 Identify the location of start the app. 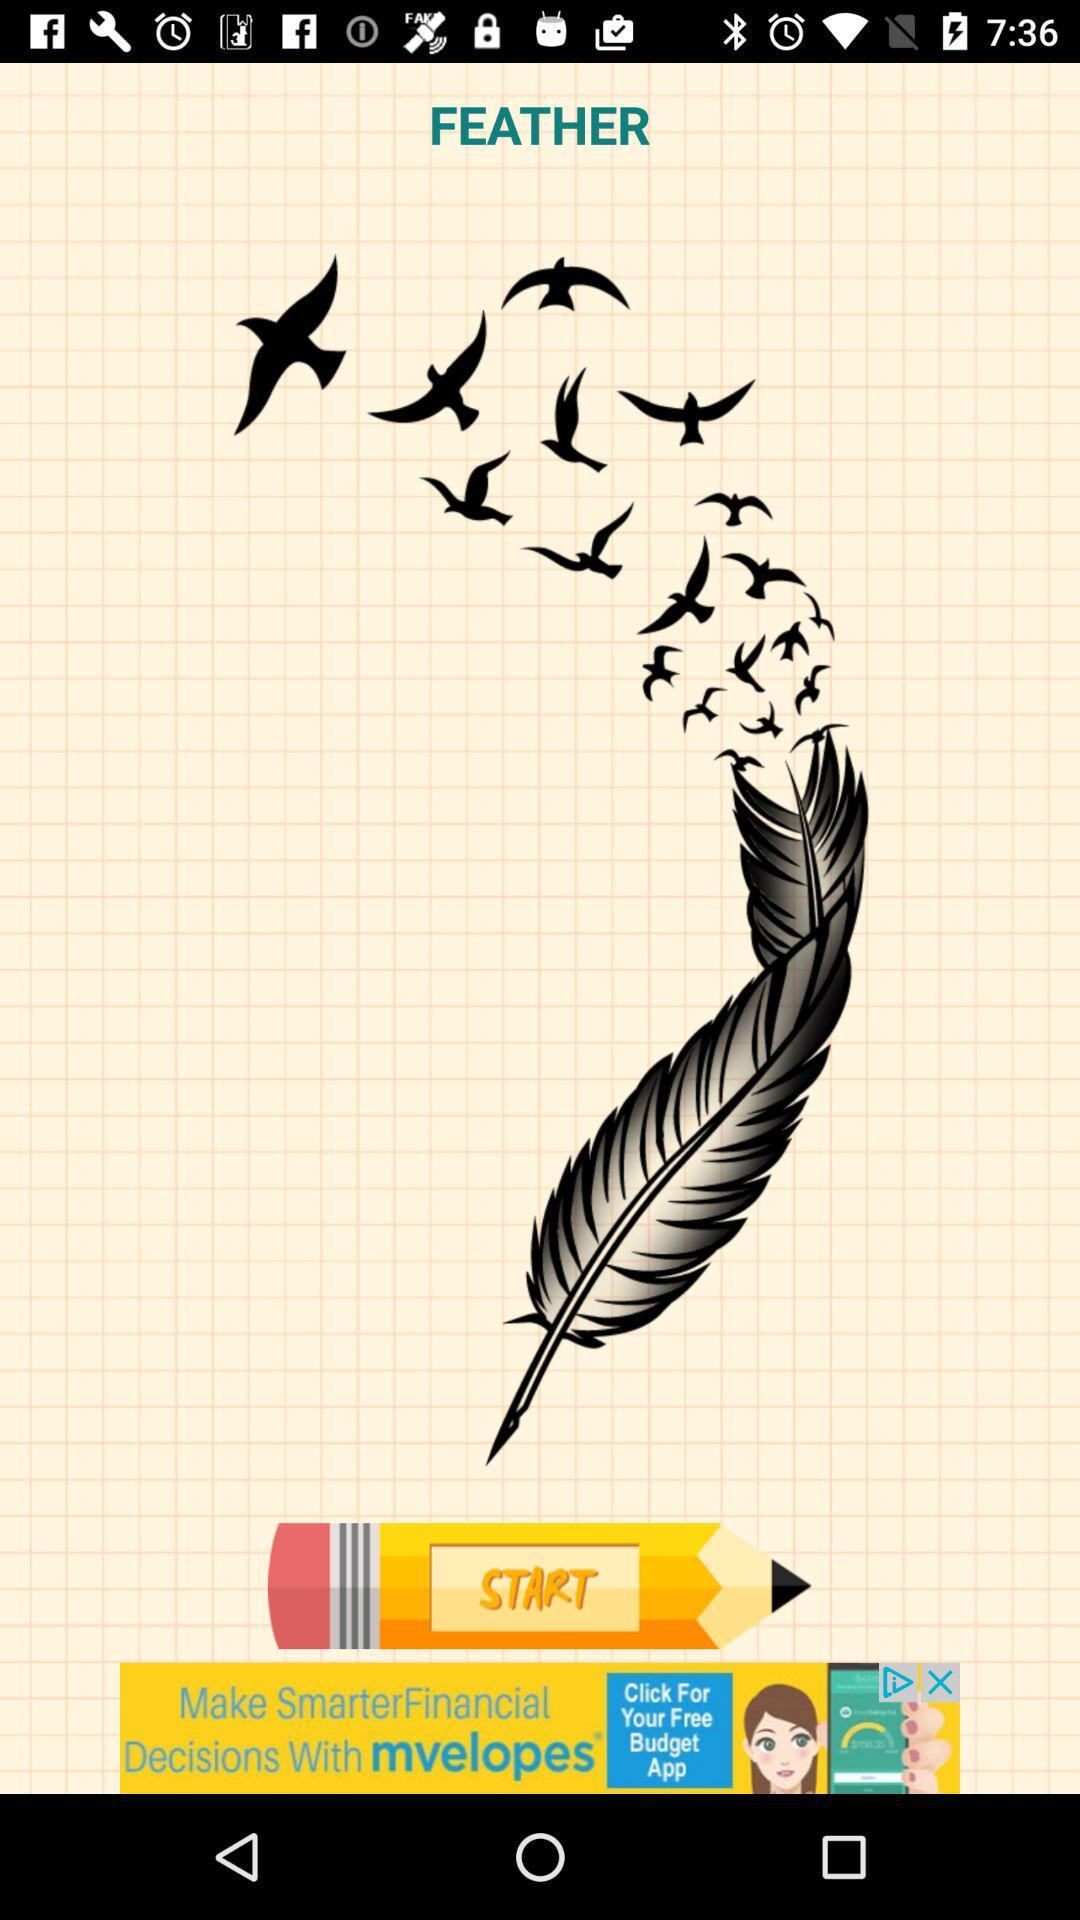
(538, 1585).